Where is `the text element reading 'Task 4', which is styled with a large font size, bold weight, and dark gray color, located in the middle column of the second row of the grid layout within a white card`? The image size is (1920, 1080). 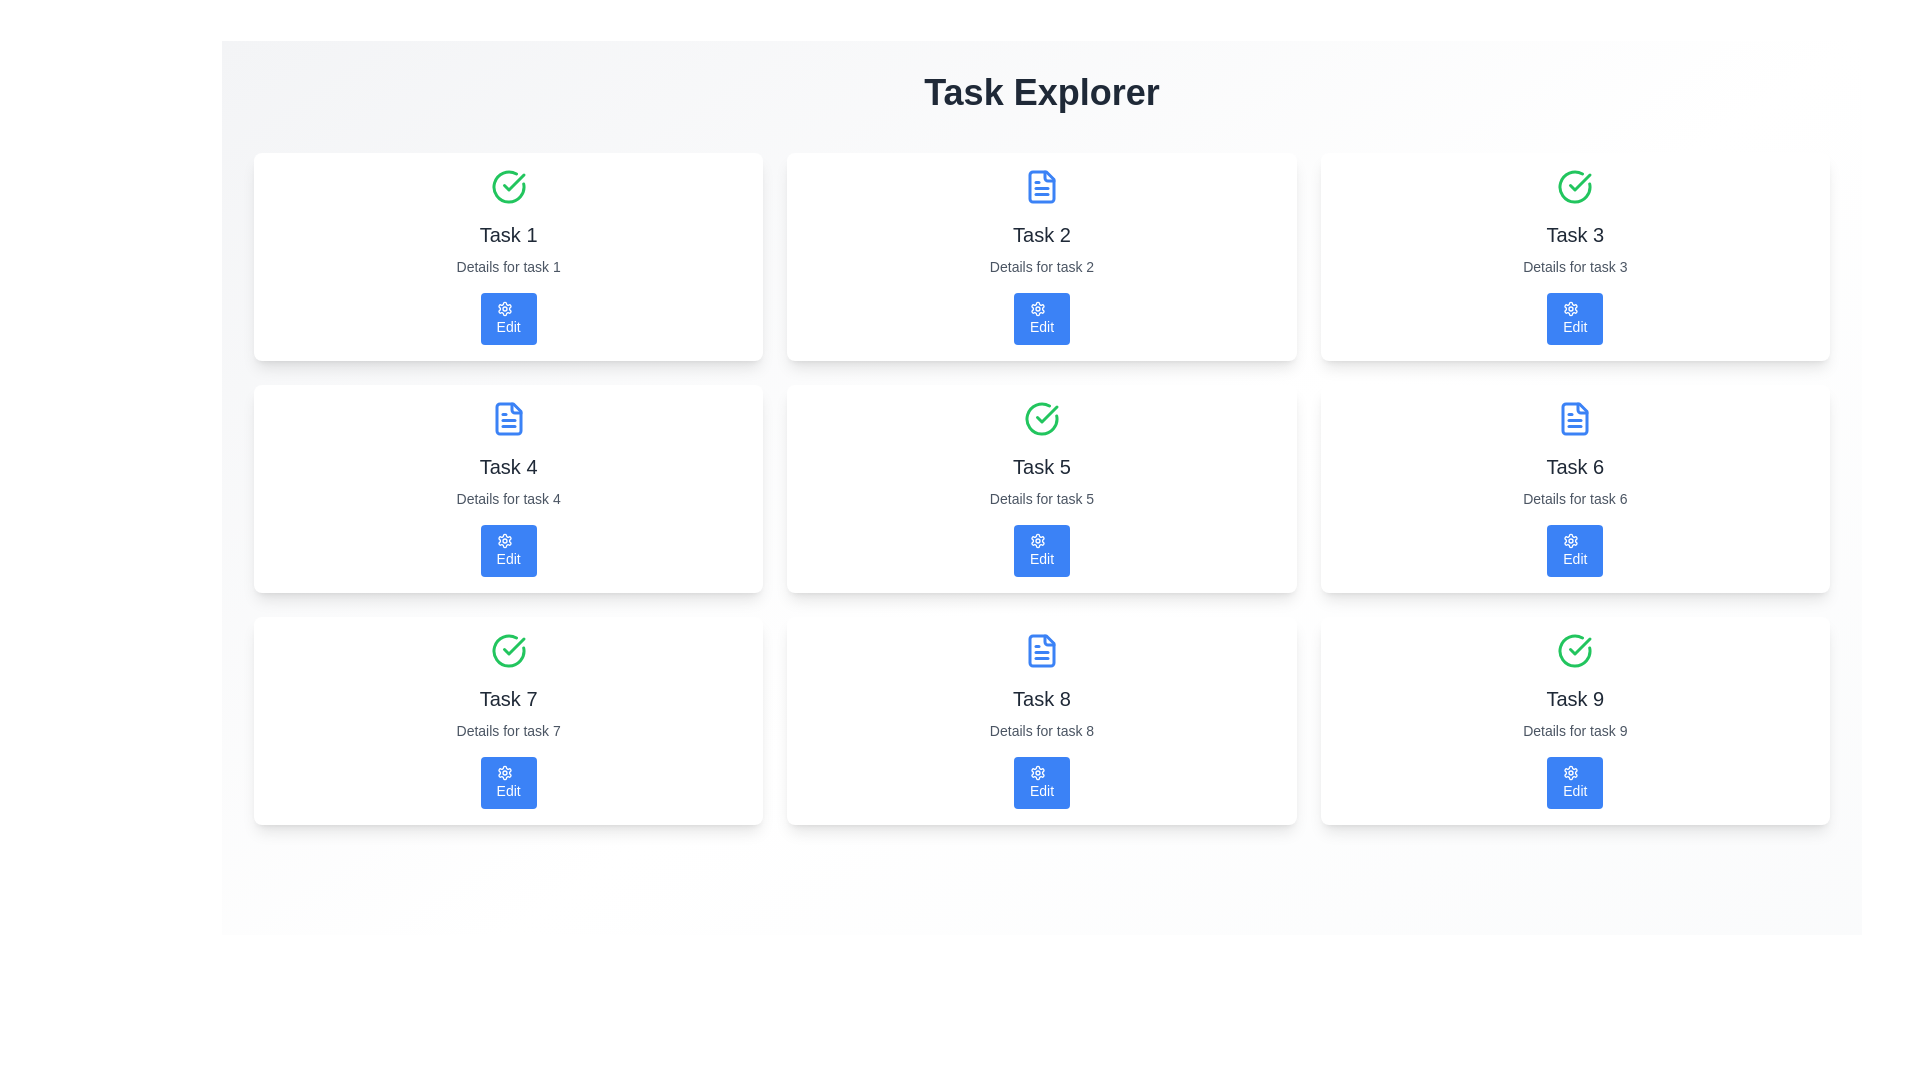
the text element reading 'Task 4', which is styled with a large font size, bold weight, and dark gray color, located in the middle column of the second row of the grid layout within a white card is located at coordinates (508, 466).